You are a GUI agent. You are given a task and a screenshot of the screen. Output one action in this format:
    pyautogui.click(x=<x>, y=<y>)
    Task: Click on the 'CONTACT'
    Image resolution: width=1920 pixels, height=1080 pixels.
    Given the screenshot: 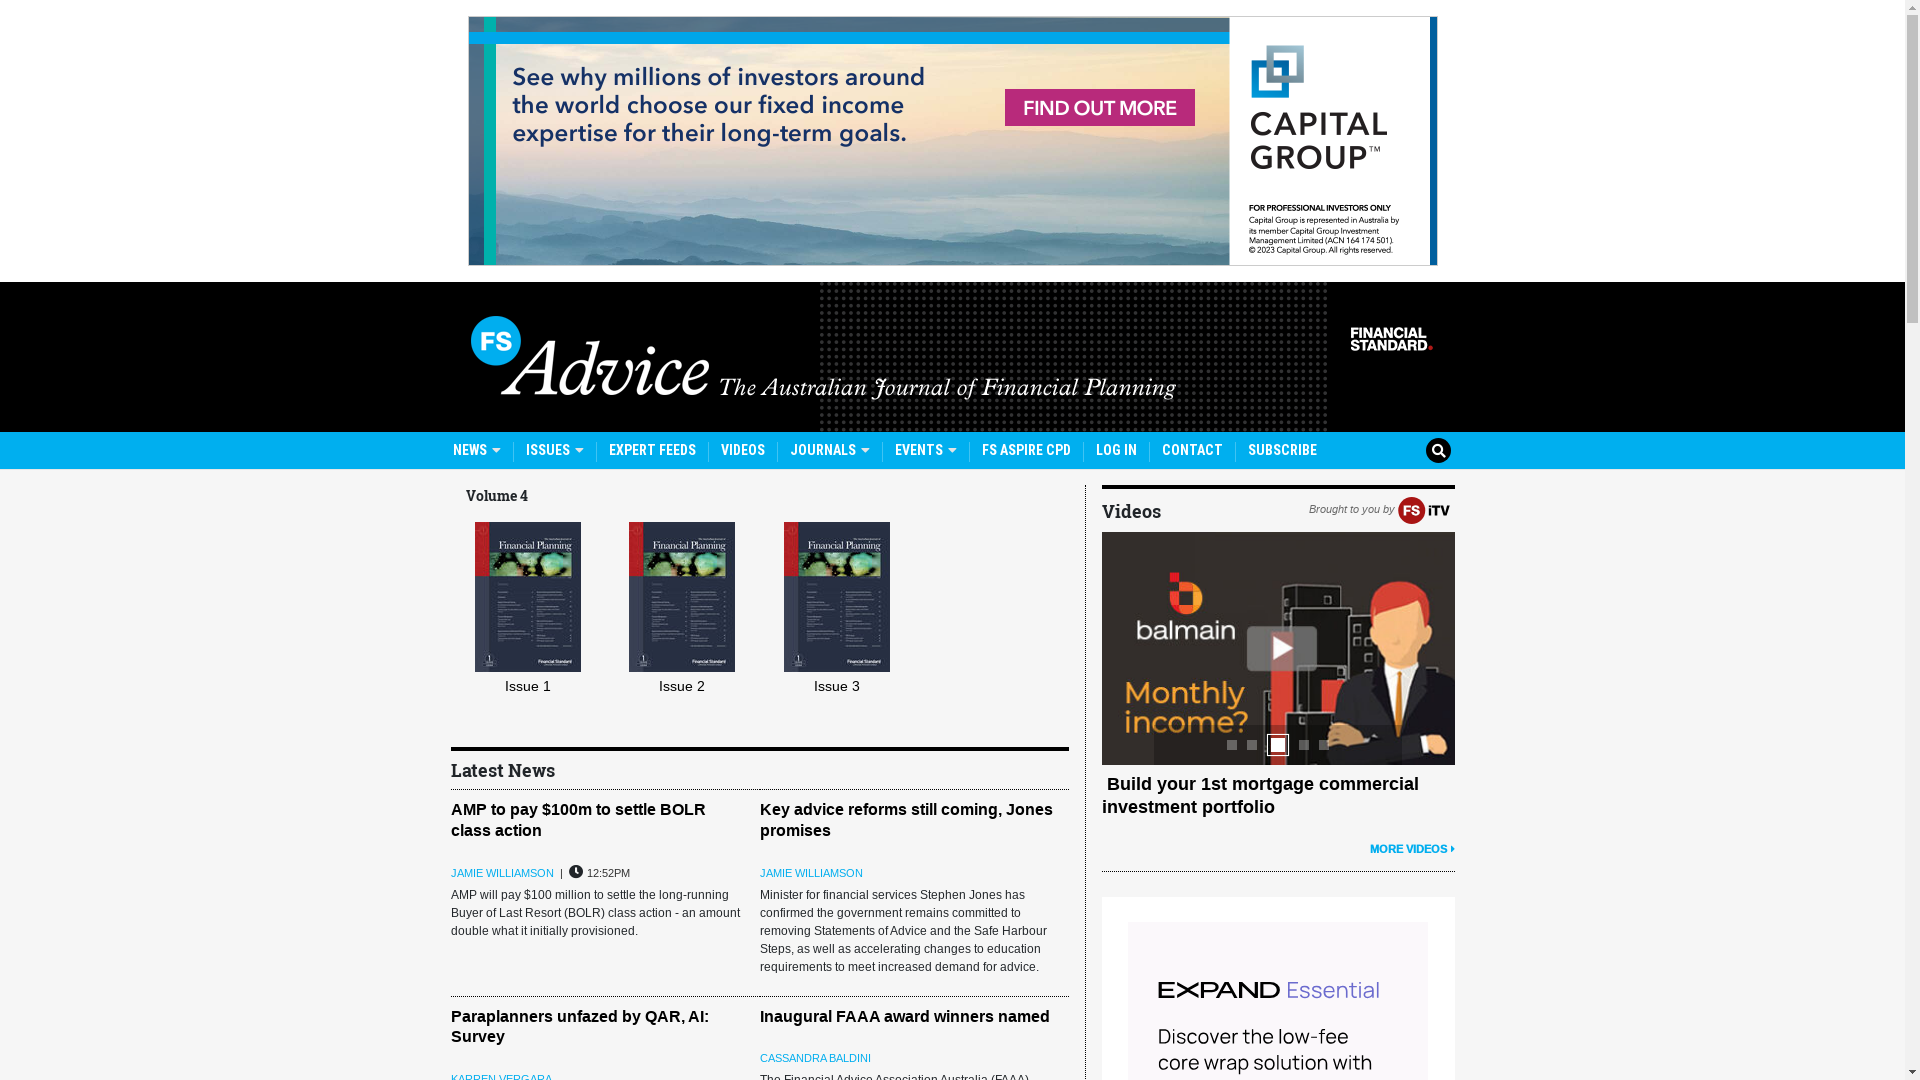 What is the action you would take?
    pyautogui.click(x=1161, y=450)
    